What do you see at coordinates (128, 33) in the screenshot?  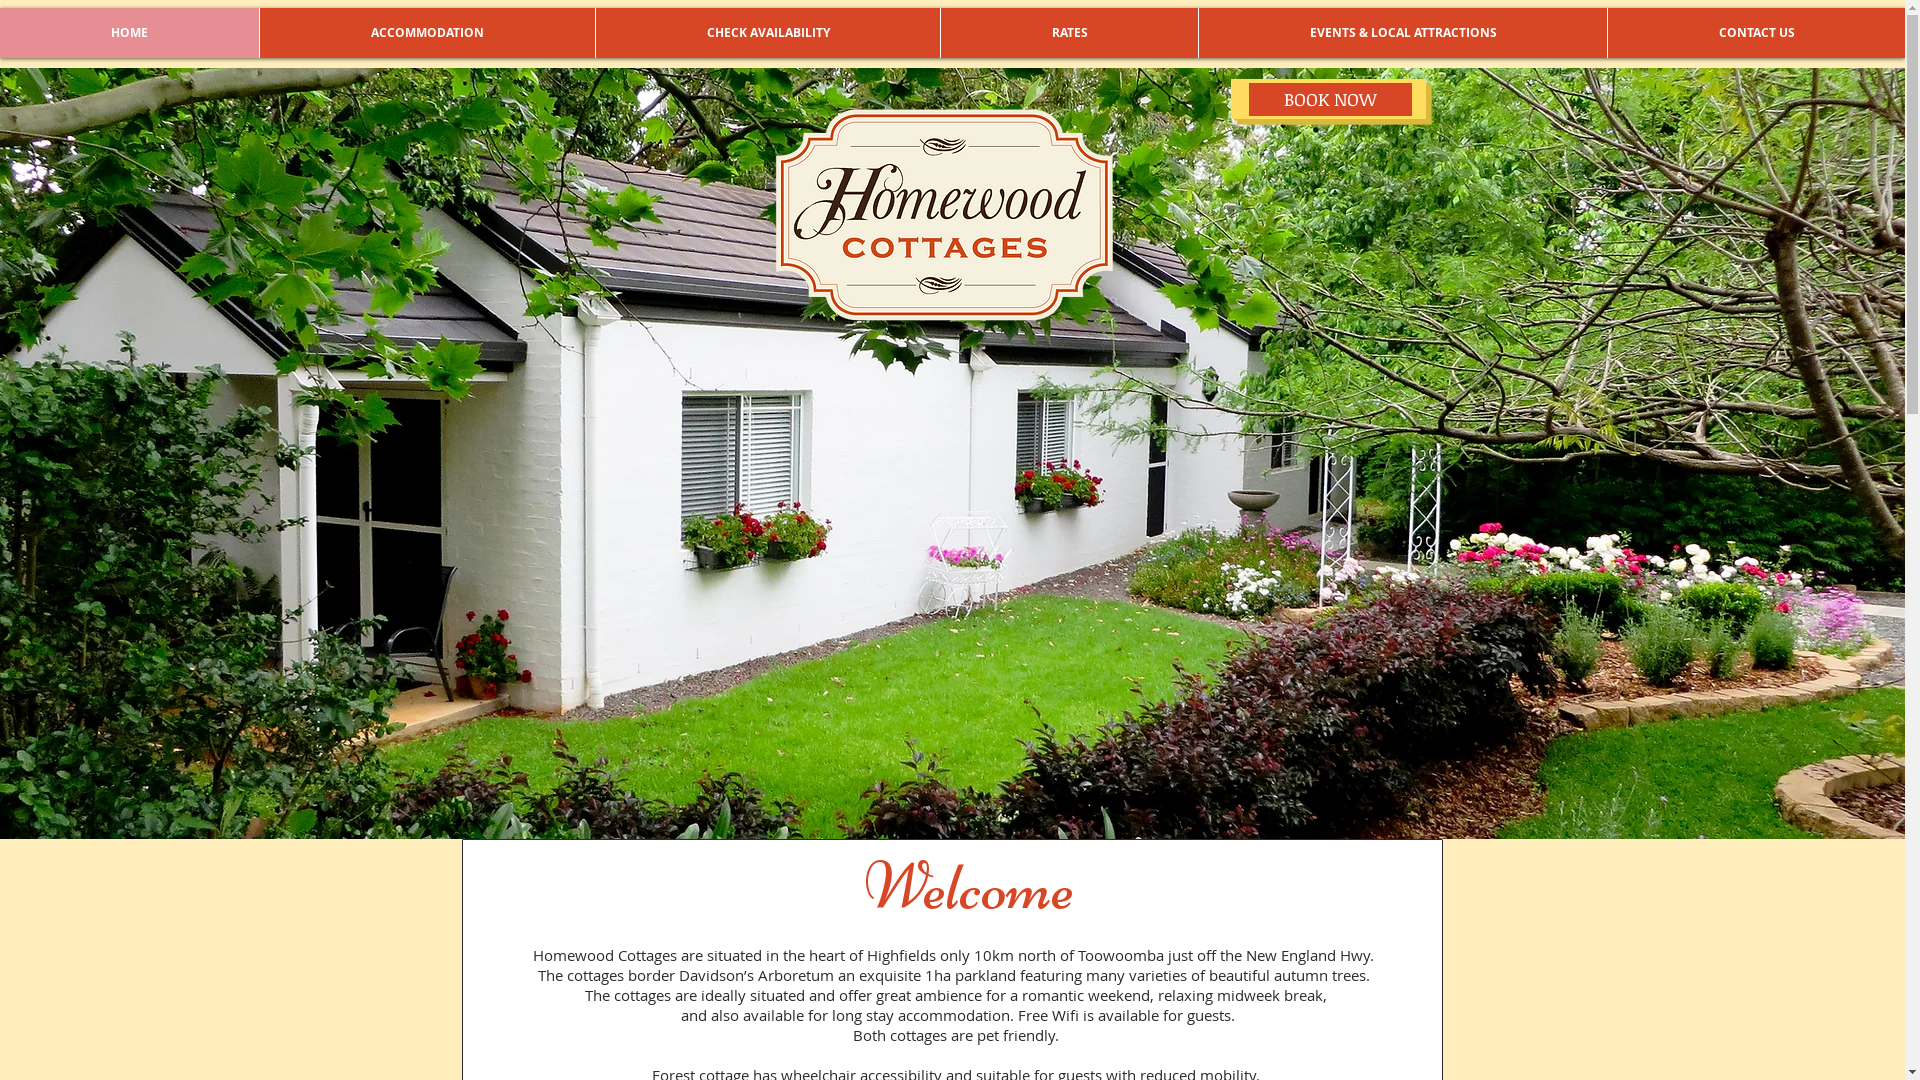 I see `'HOME'` at bounding box center [128, 33].